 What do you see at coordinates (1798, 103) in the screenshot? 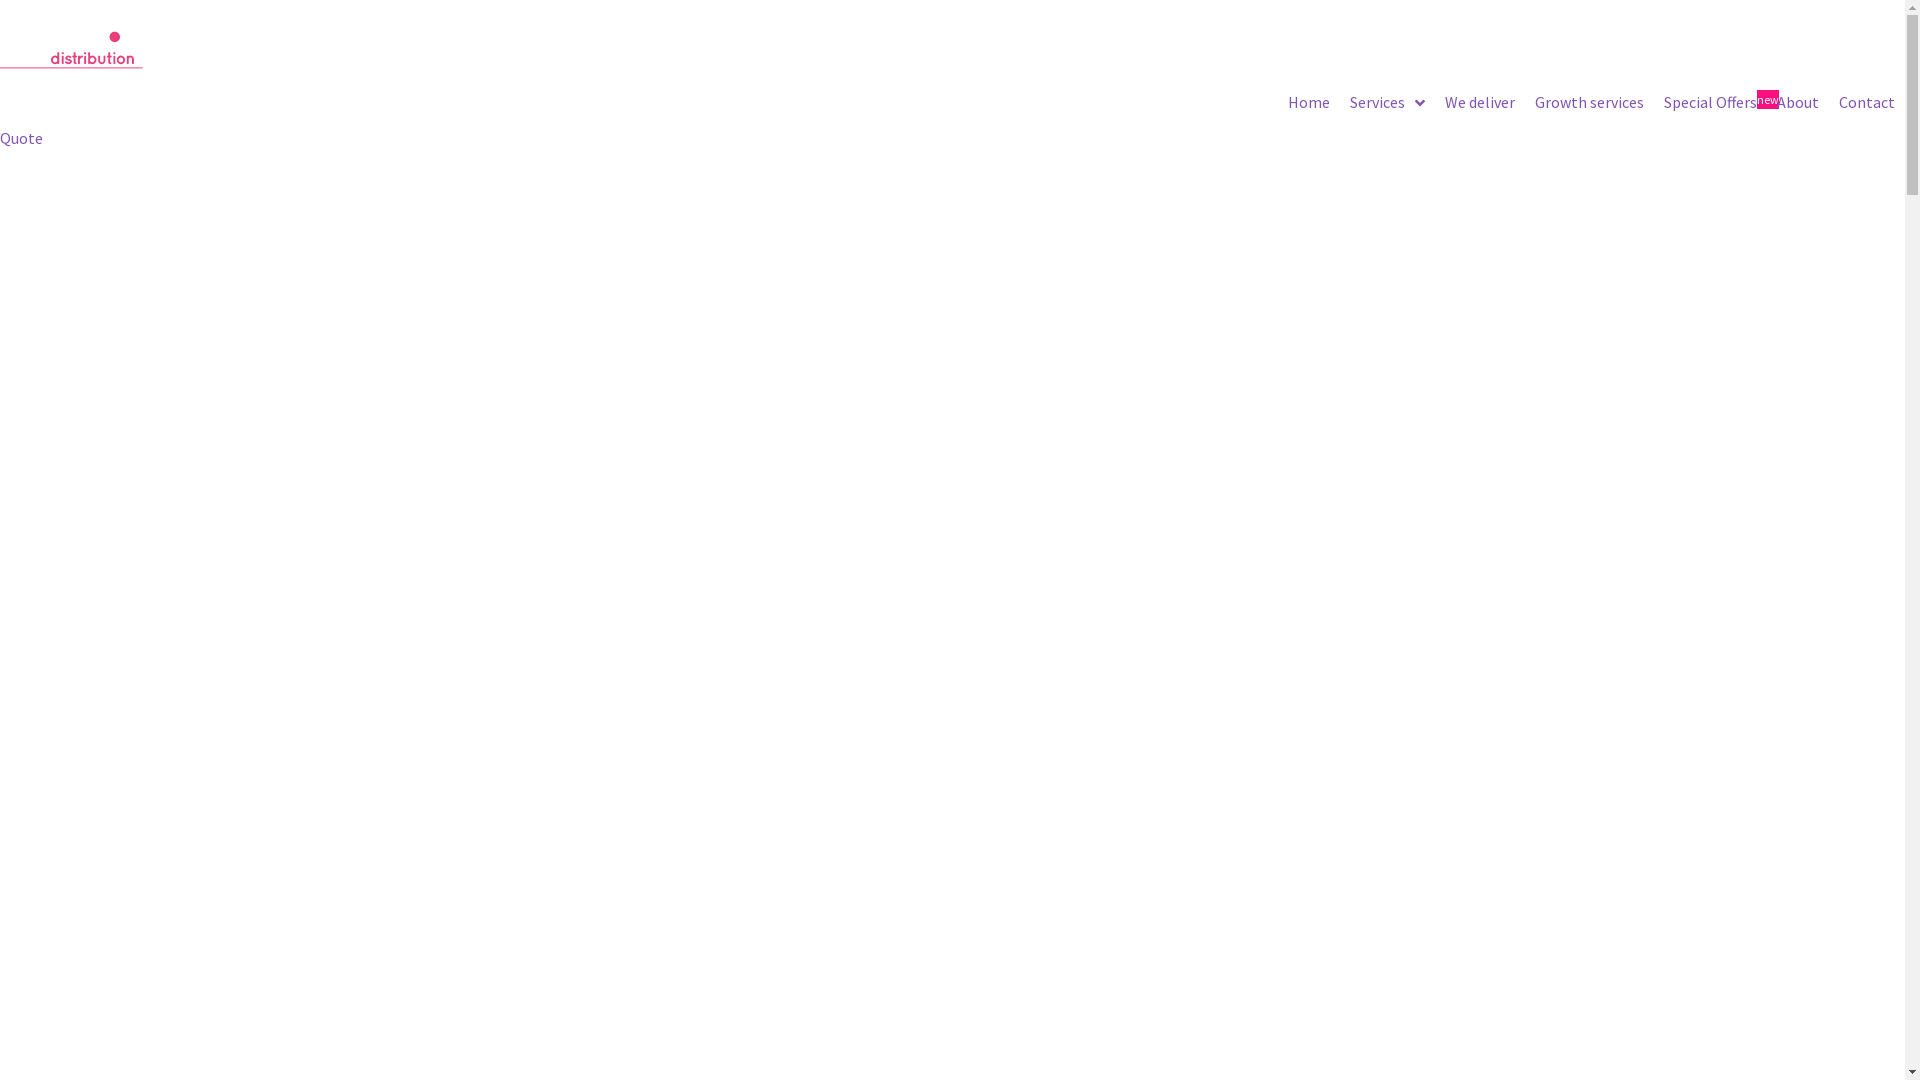
I see `'About'` at bounding box center [1798, 103].